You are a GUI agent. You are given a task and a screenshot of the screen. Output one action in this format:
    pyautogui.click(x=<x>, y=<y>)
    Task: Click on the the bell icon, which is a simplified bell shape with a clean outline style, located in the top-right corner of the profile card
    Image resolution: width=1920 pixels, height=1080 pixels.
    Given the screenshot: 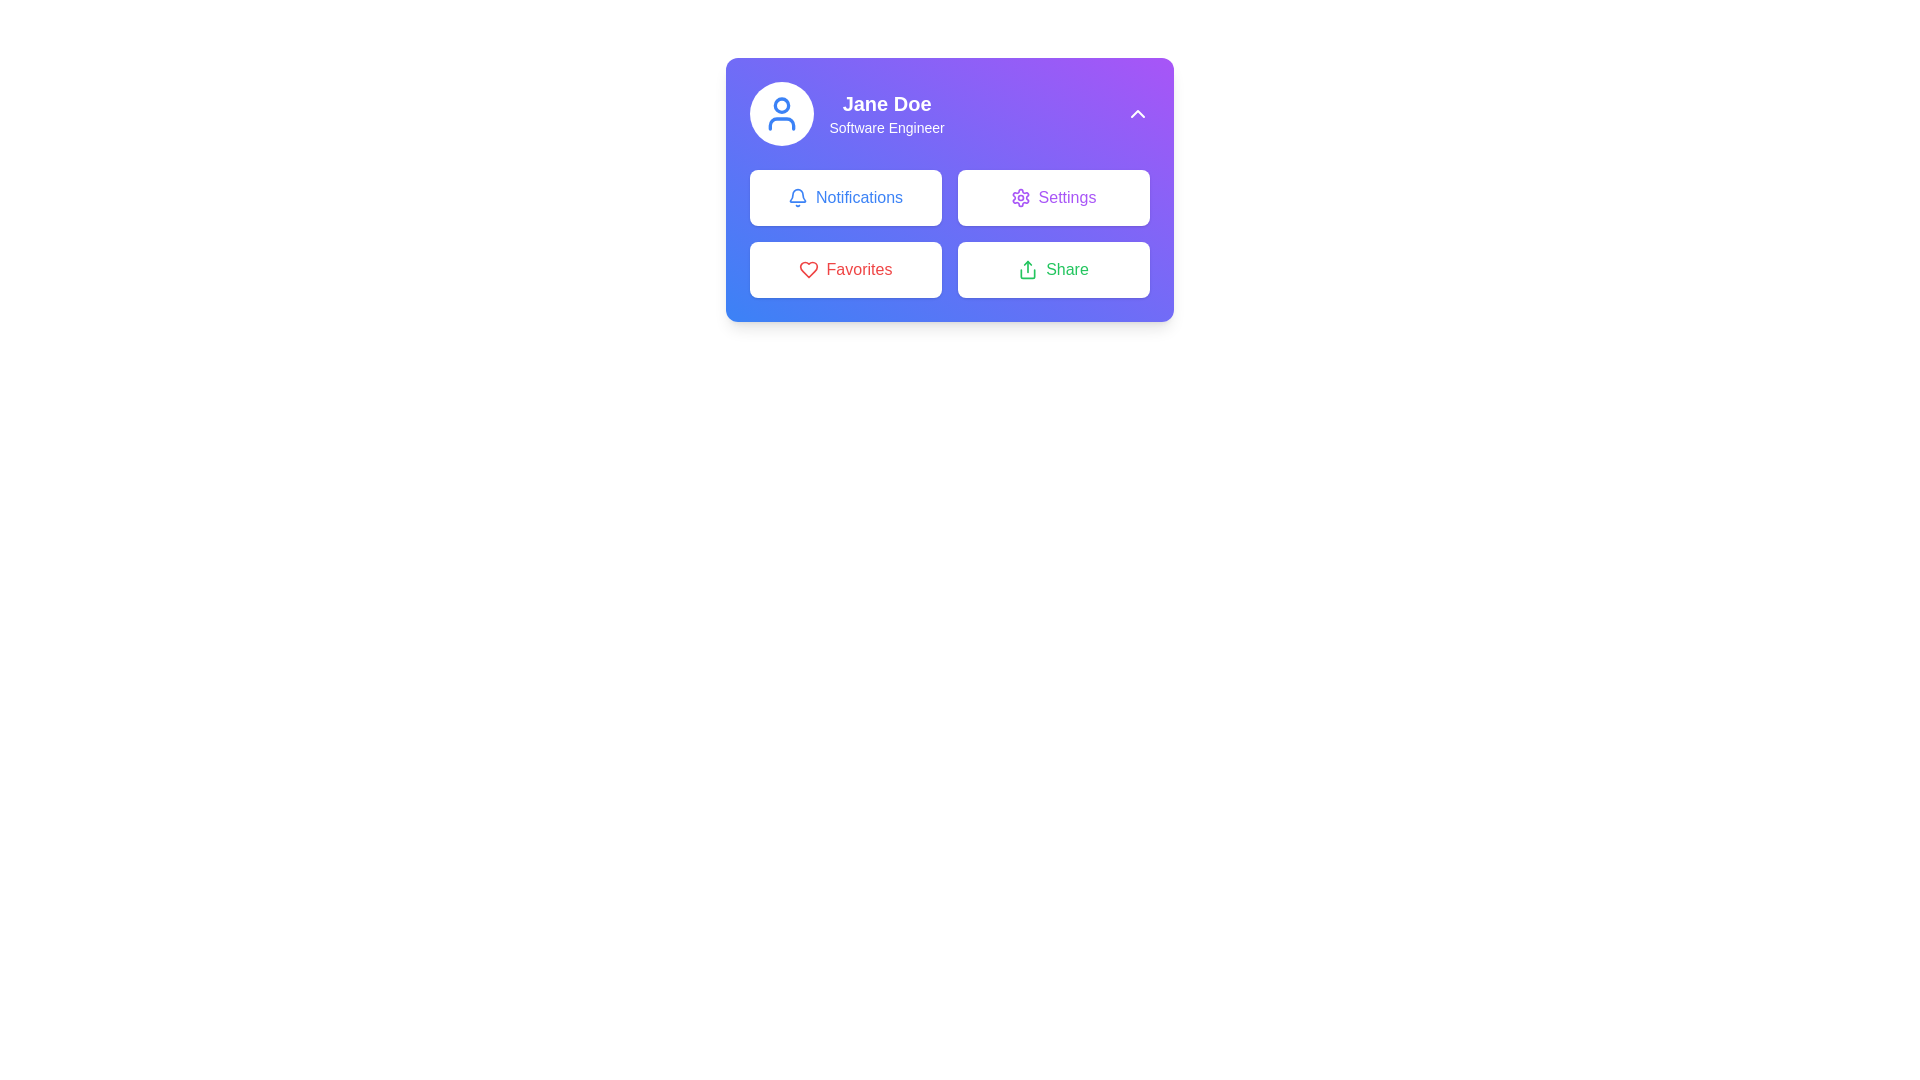 What is the action you would take?
    pyautogui.click(x=796, y=195)
    